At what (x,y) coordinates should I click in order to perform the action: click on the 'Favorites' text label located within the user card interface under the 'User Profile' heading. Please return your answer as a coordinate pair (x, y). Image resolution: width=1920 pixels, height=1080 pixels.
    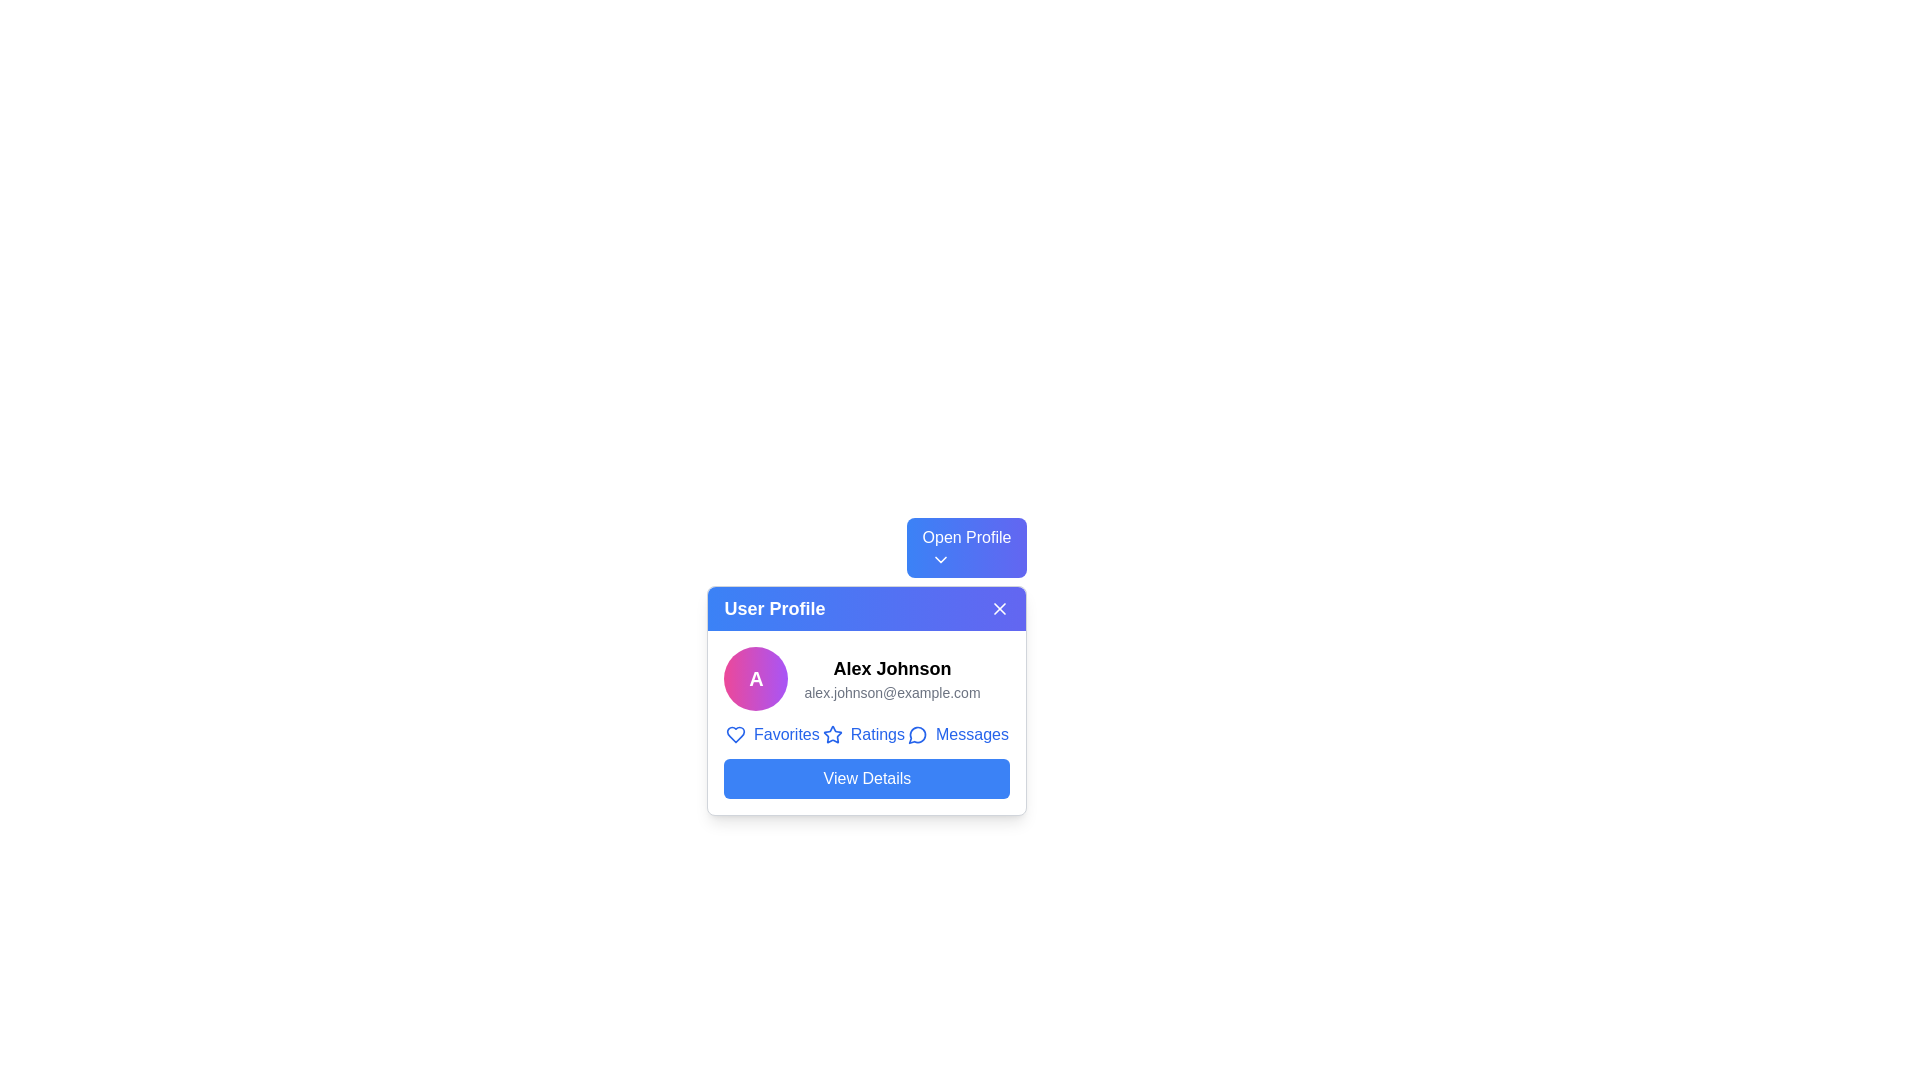
    Looking at the image, I should click on (785, 735).